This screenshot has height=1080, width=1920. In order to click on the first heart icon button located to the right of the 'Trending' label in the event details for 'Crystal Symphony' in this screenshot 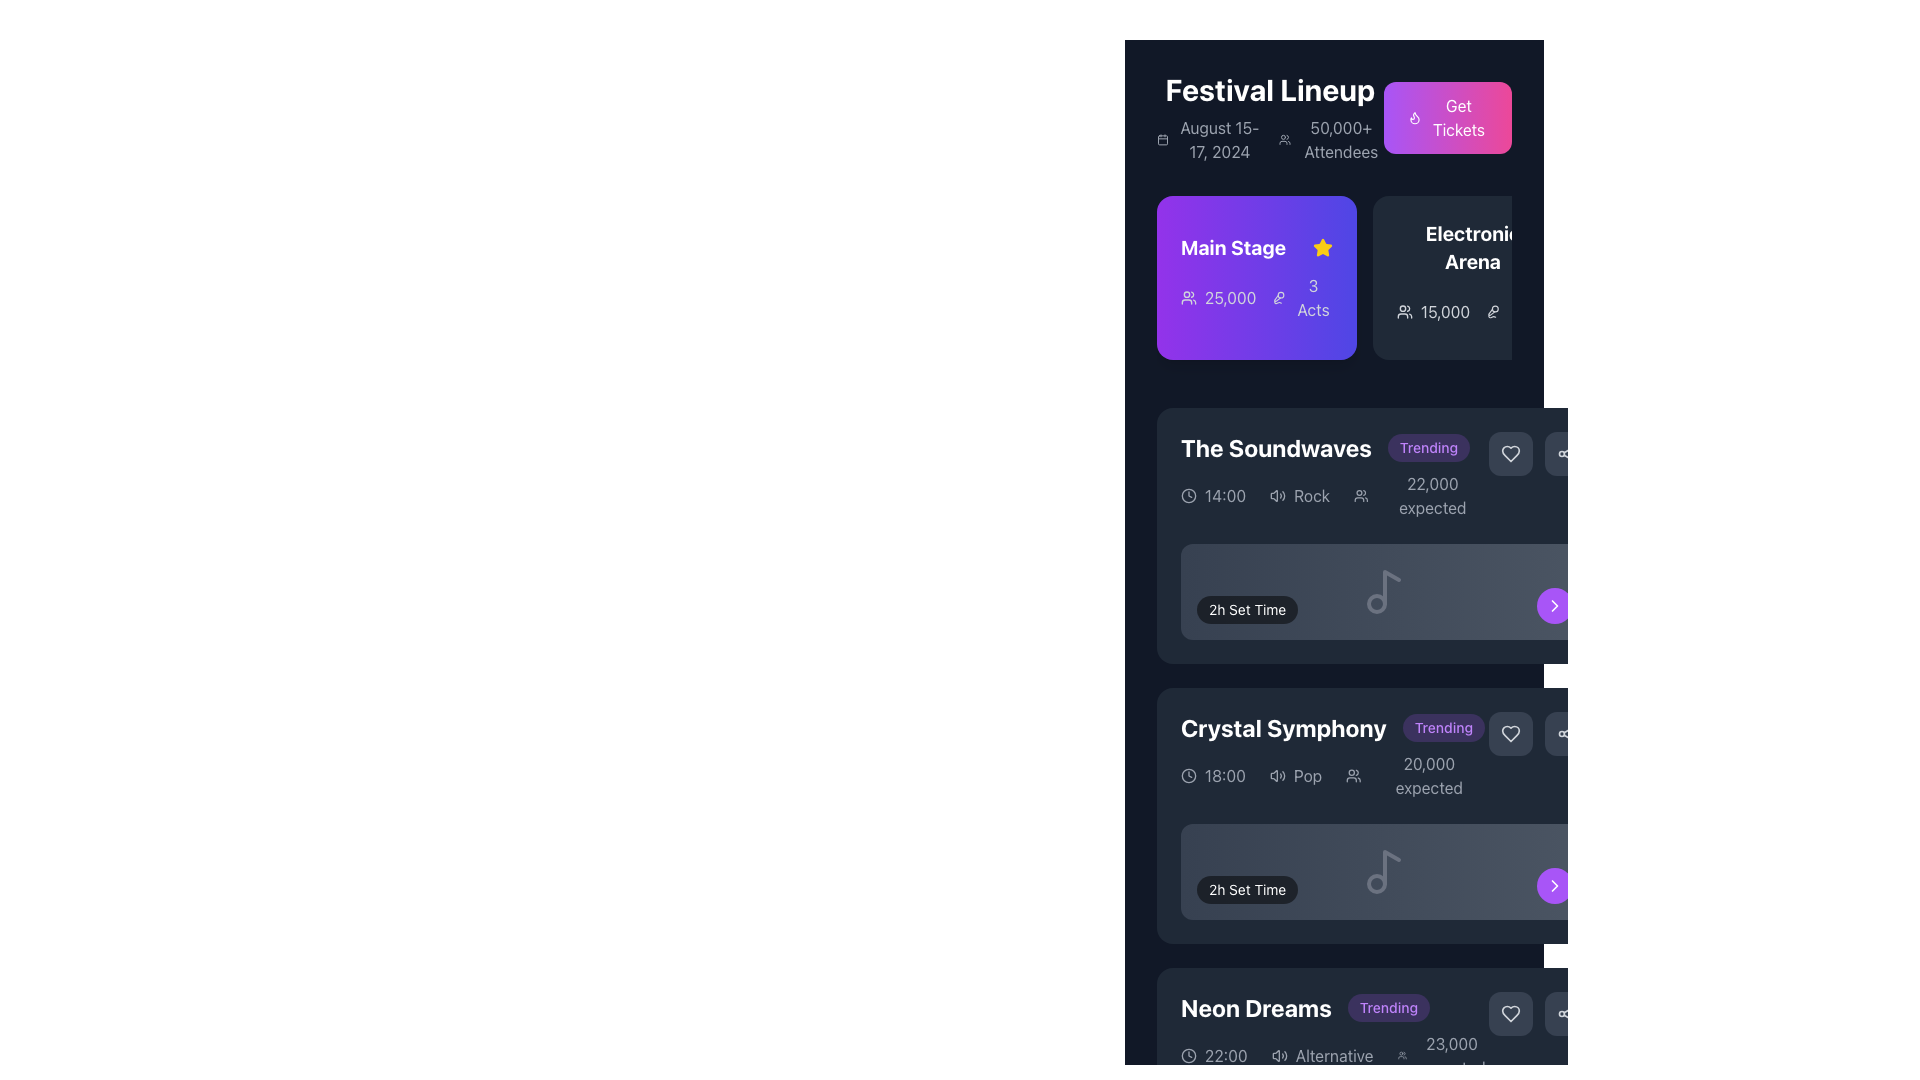, I will do `click(1511, 733)`.